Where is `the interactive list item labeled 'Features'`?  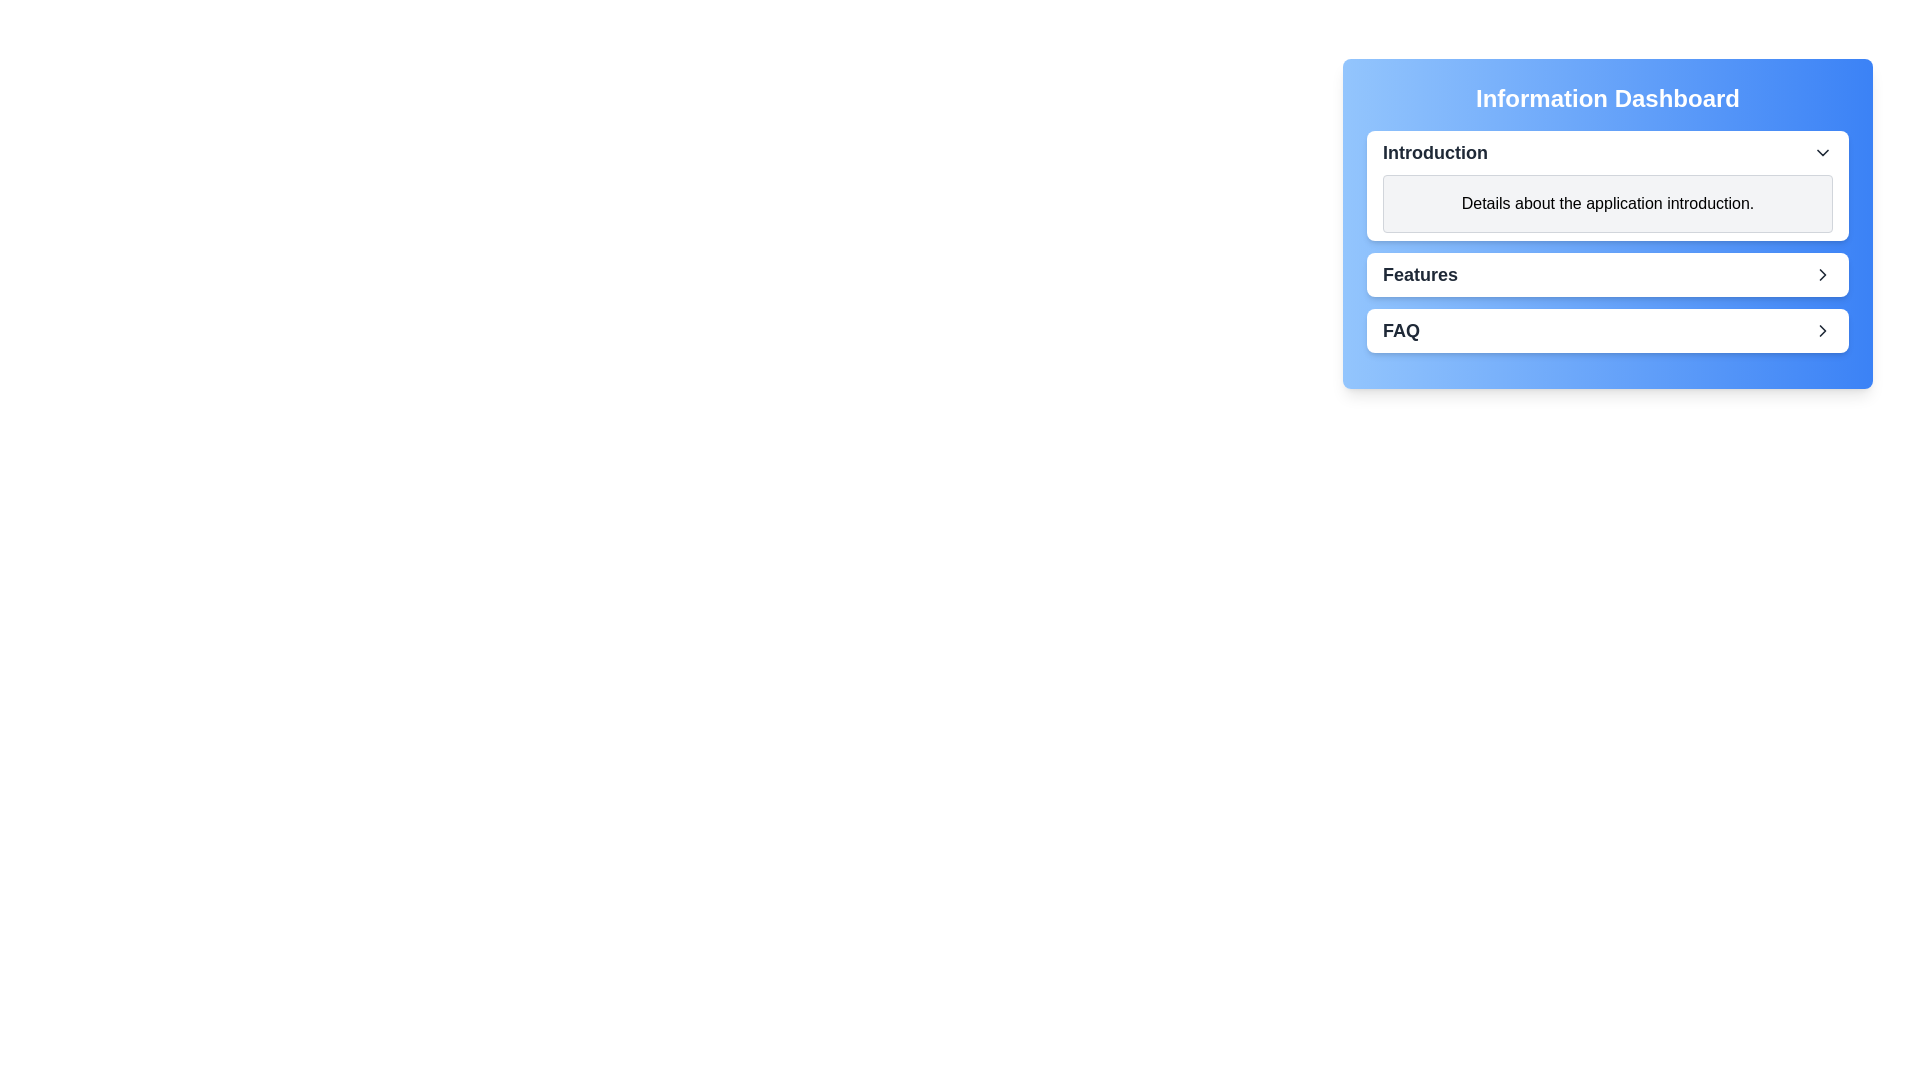 the interactive list item labeled 'Features' is located at coordinates (1608, 274).